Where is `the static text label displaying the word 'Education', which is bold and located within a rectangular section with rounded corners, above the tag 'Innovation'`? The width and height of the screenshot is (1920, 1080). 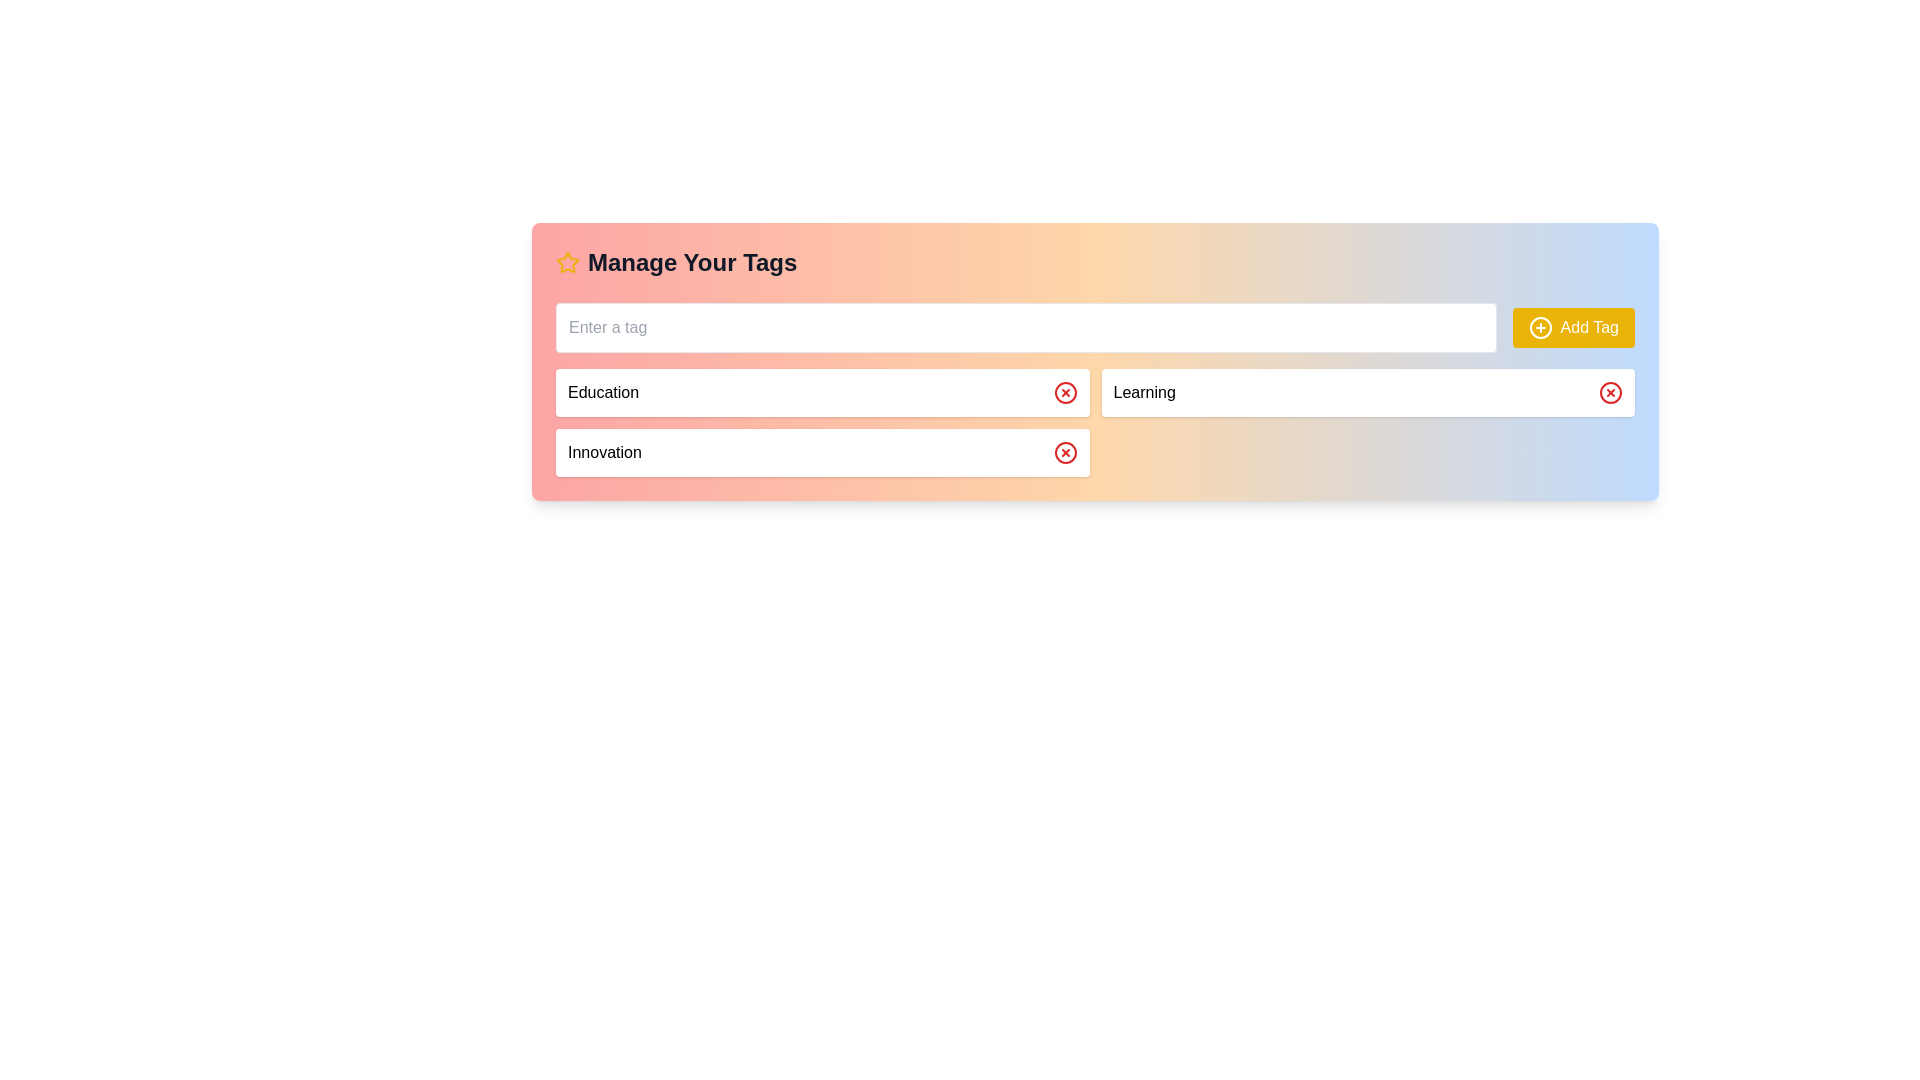 the static text label displaying the word 'Education', which is bold and located within a rectangular section with rounded corners, above the tag 'Innovation' is located at coordinates (602, 393).